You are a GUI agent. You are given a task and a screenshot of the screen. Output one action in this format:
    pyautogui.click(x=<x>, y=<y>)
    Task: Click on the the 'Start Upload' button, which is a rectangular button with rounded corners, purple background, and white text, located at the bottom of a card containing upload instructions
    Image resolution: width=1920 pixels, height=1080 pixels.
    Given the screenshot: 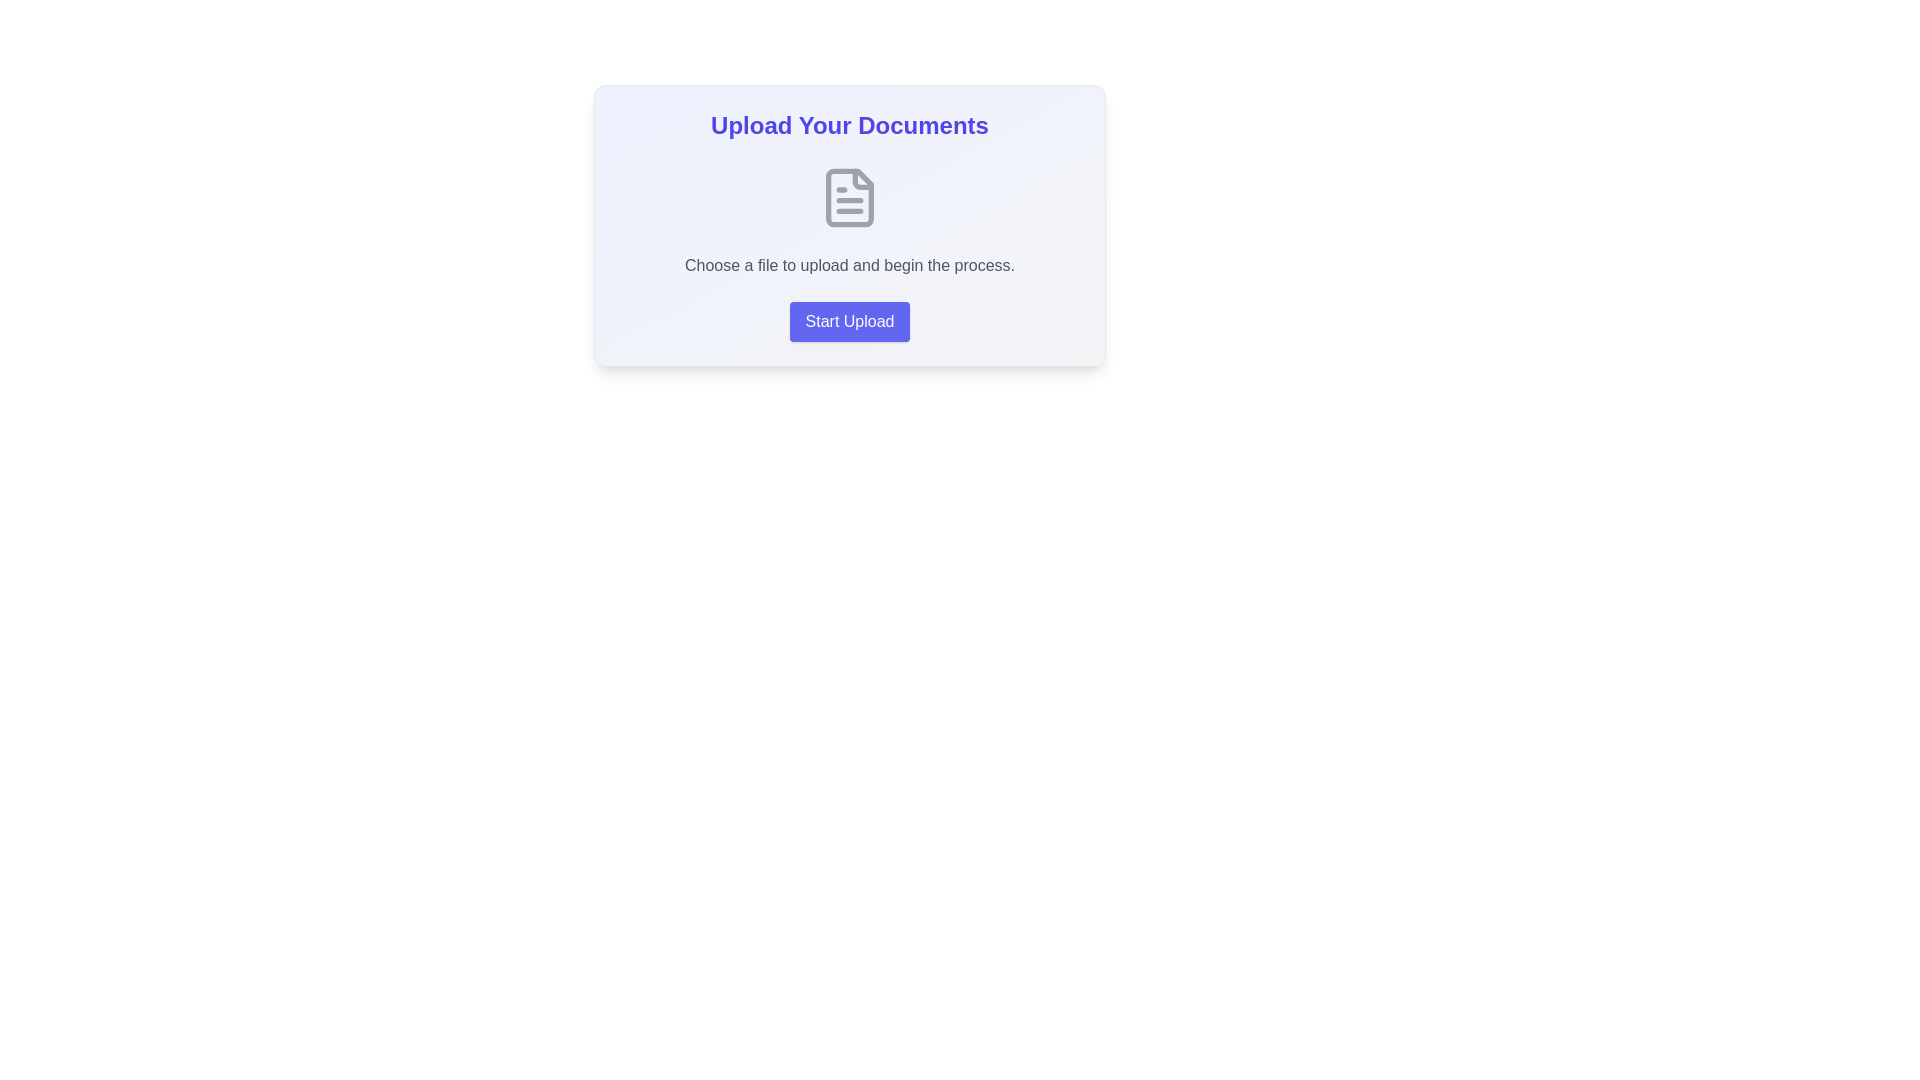 What is the action you would take?
    pyautogui.click(x=849, y=320)
    